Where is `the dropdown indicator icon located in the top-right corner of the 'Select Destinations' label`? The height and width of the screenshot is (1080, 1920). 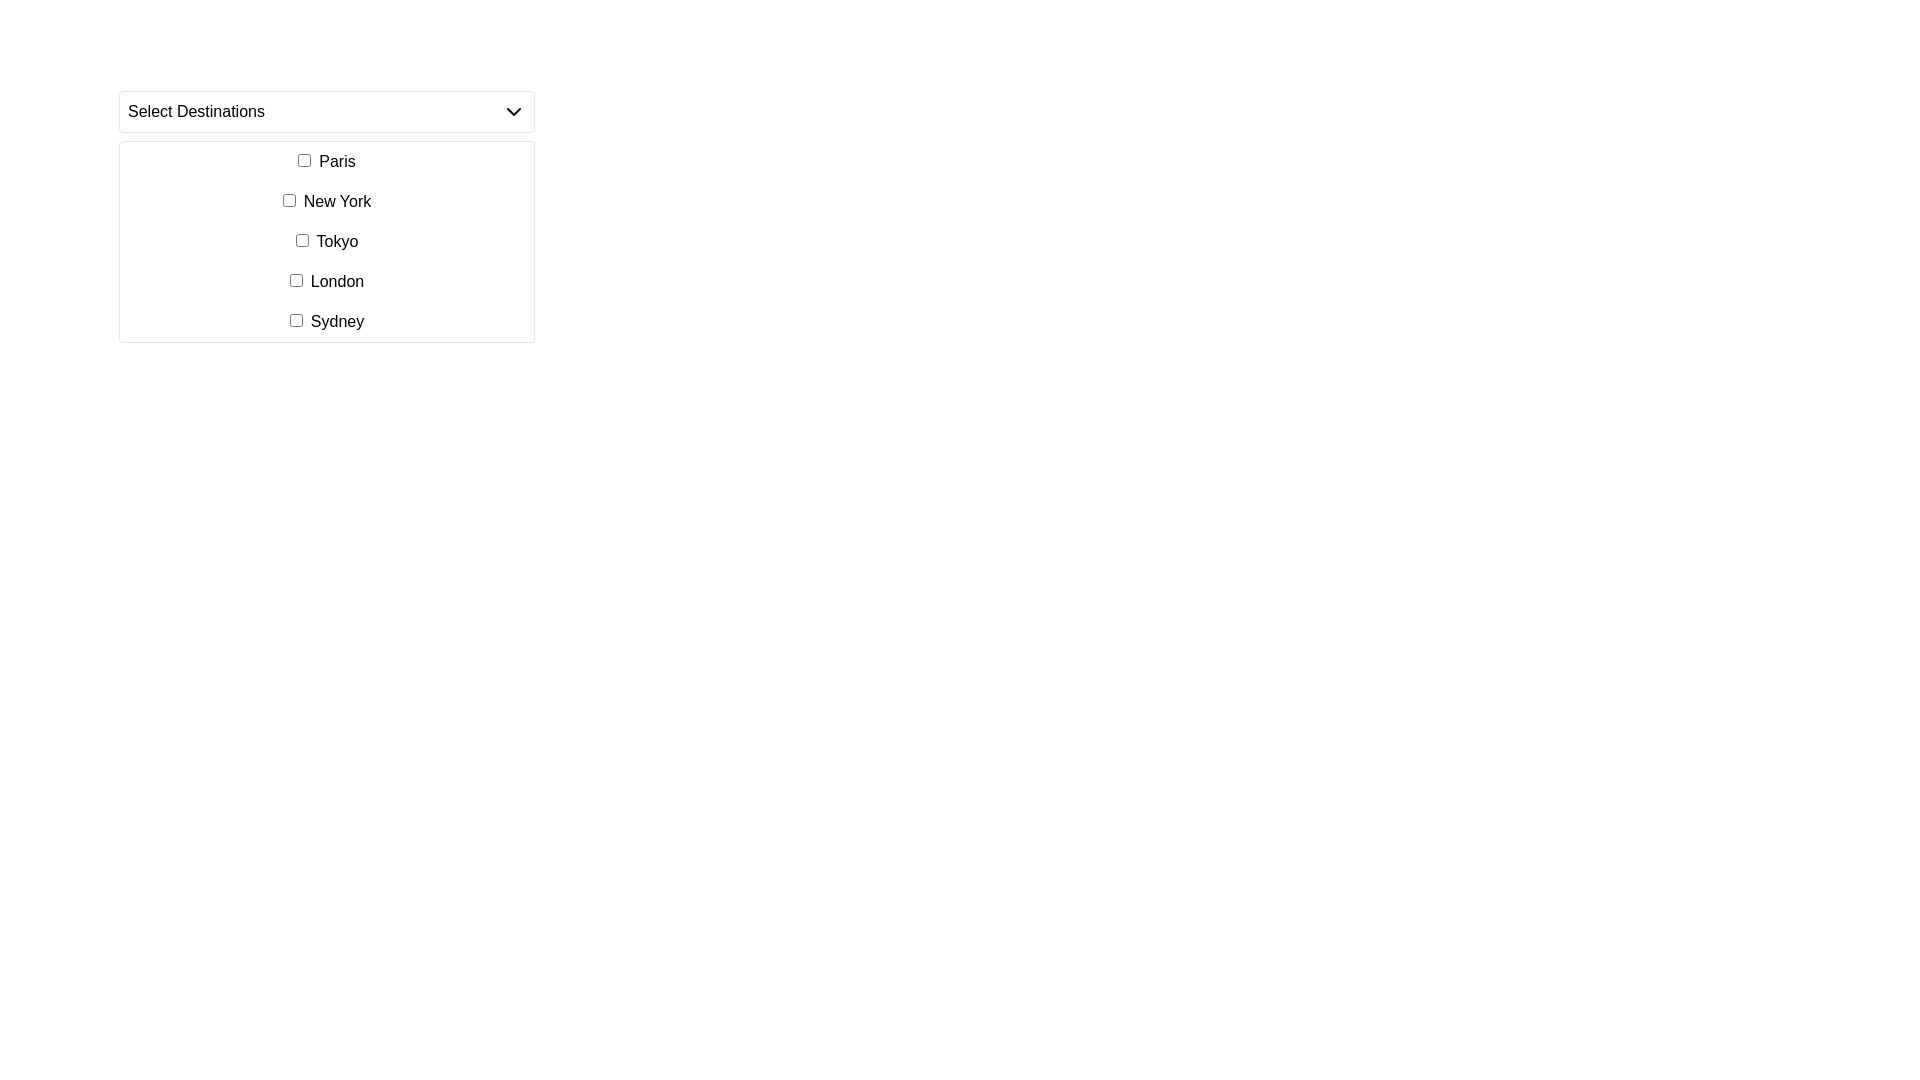
the dropdown indicator icon located in the top-right corner of the 'Select Destinations' label is located at coordinates (513, 111).